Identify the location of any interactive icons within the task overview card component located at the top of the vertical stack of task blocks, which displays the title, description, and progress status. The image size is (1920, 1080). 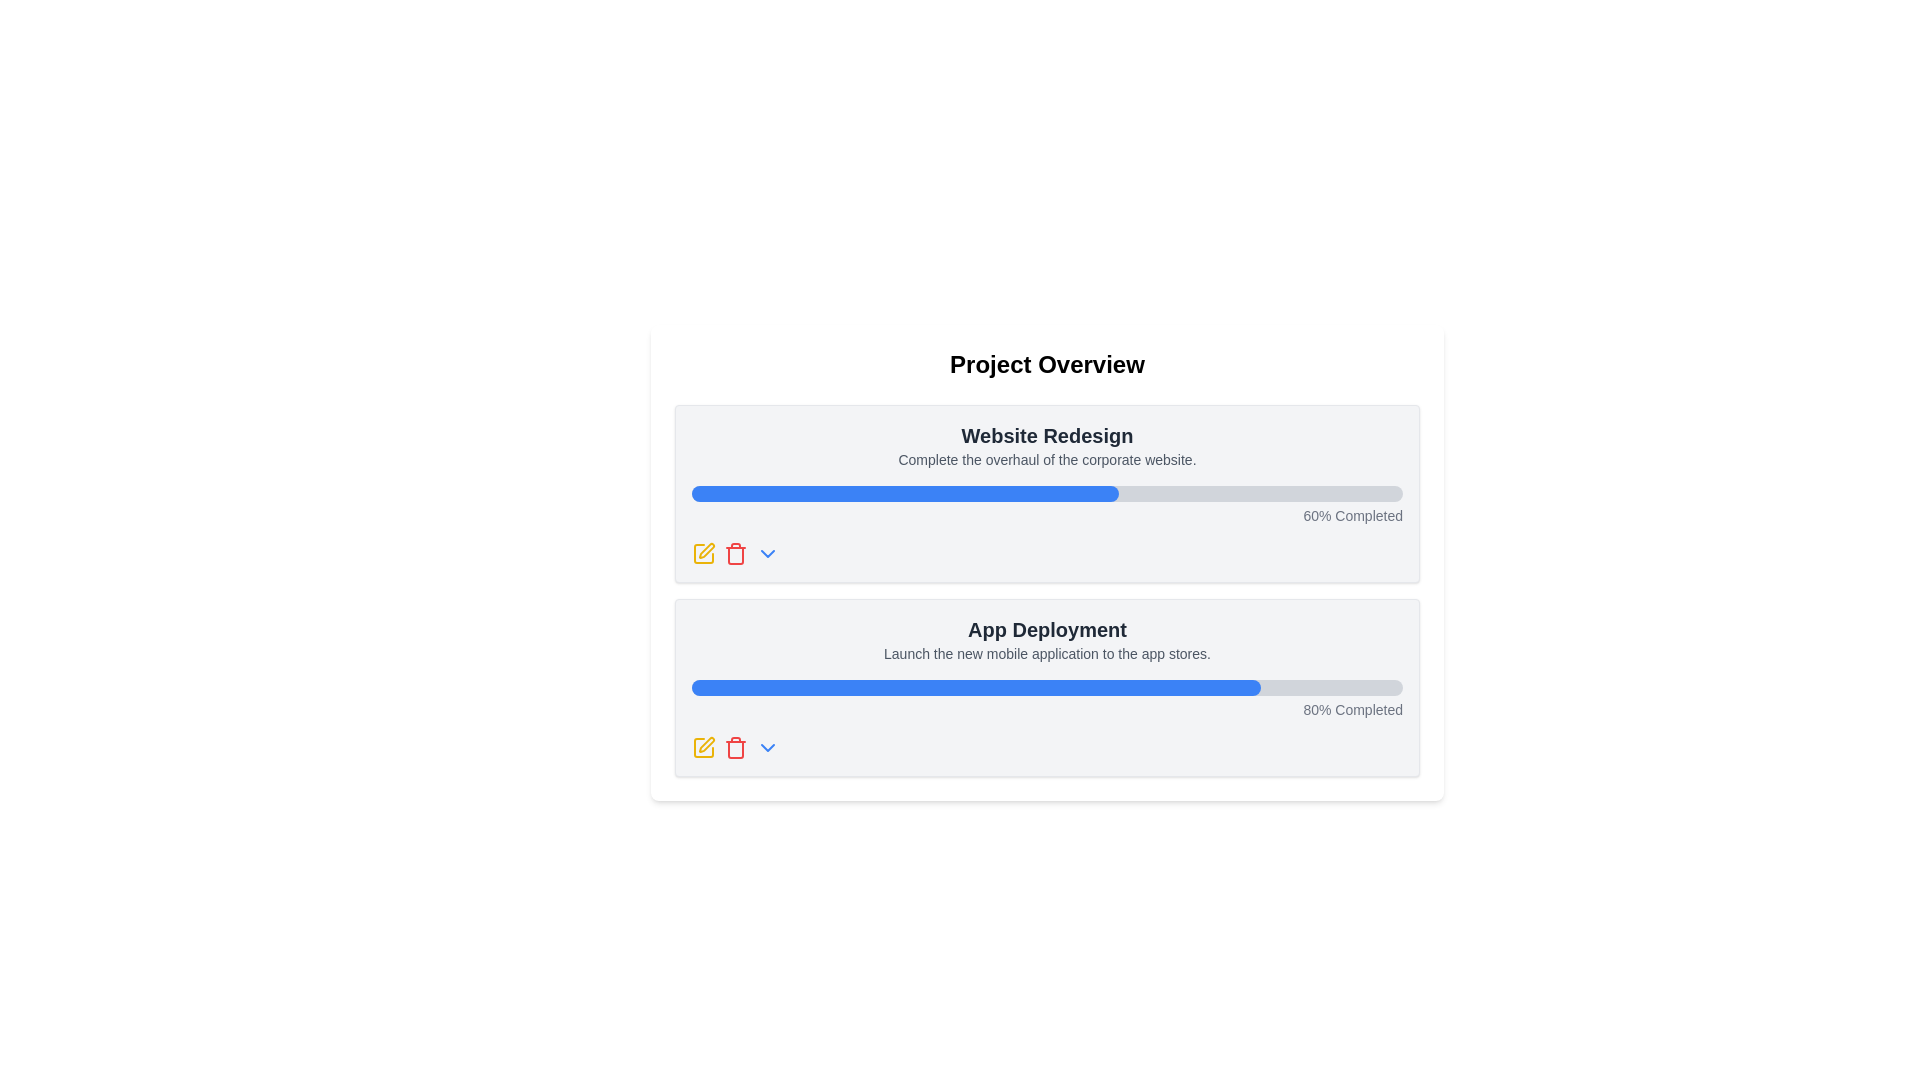
(1046, 493).